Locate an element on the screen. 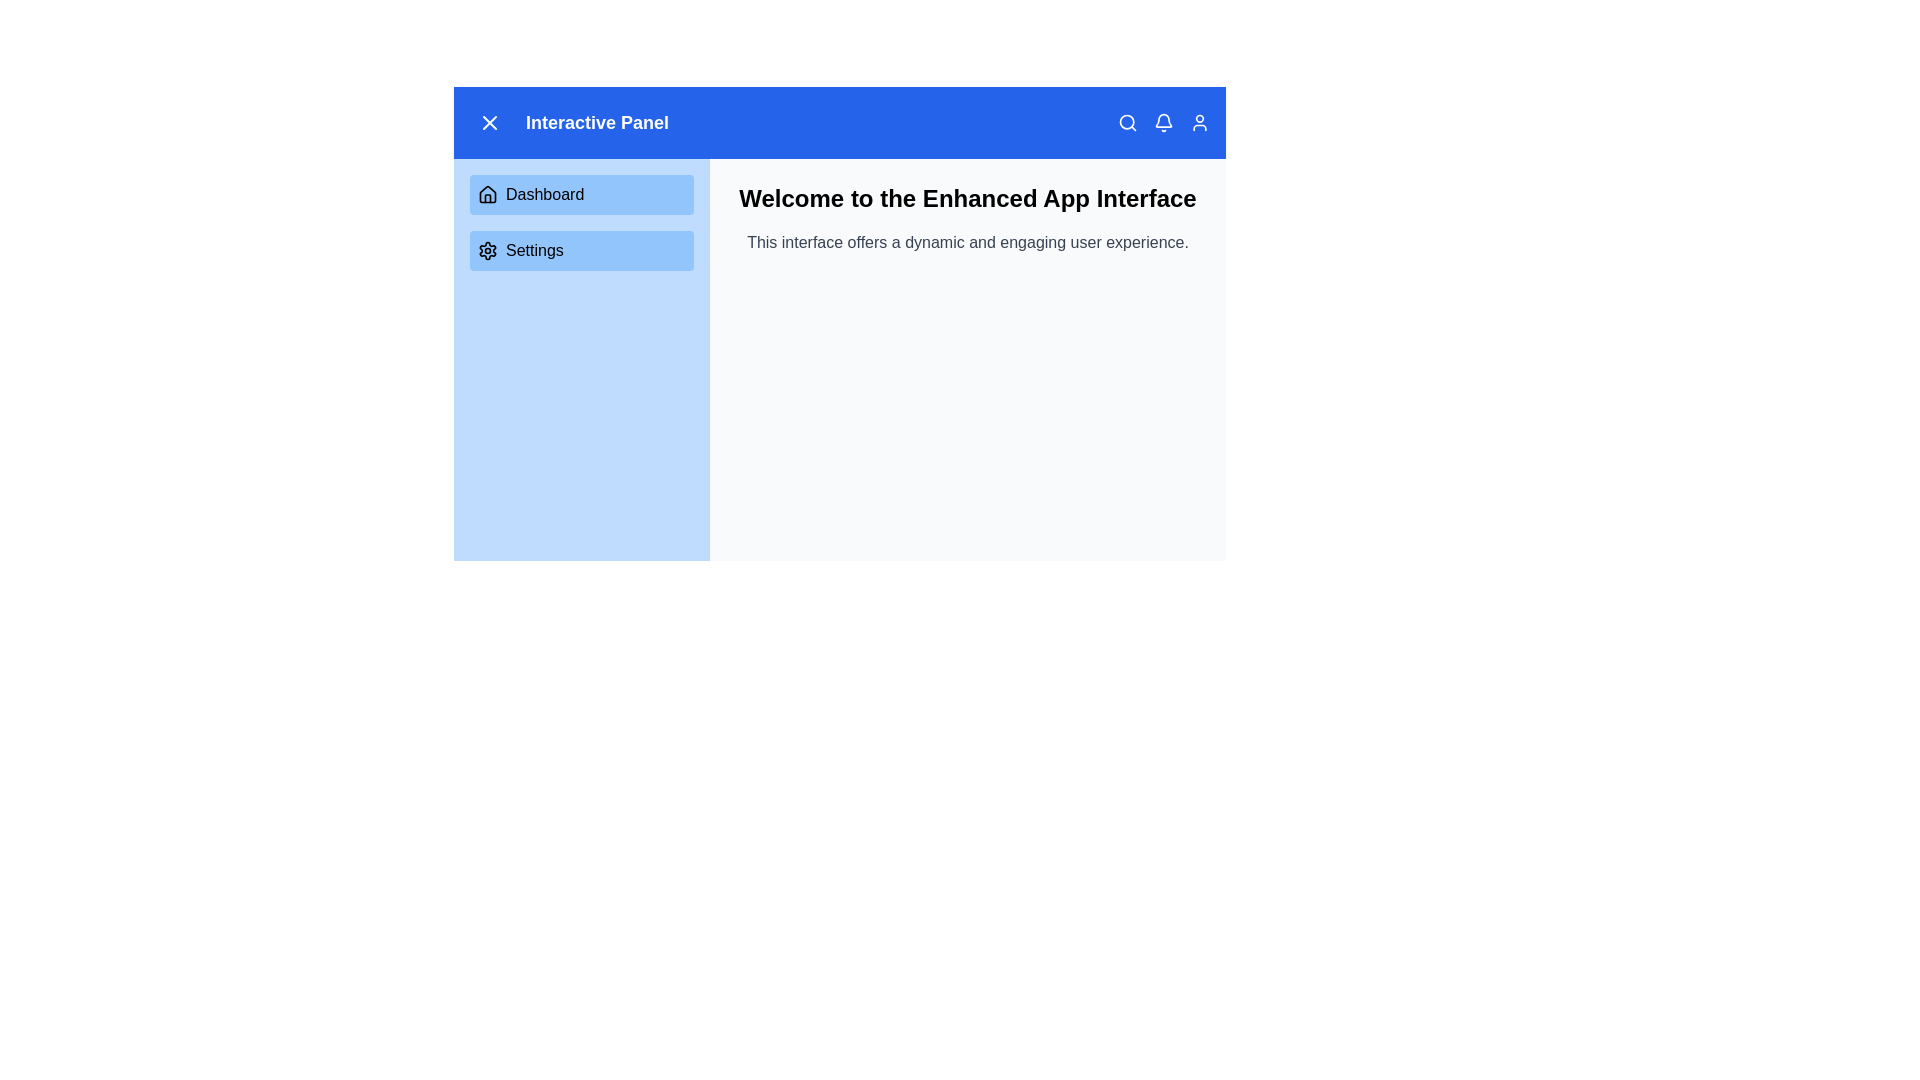 The height and width of the screenshot is (1080, 1920). the Dashboard button located at the top of the vertically stacked menu in the light blue sidebar is located at coordinates (580, 195).